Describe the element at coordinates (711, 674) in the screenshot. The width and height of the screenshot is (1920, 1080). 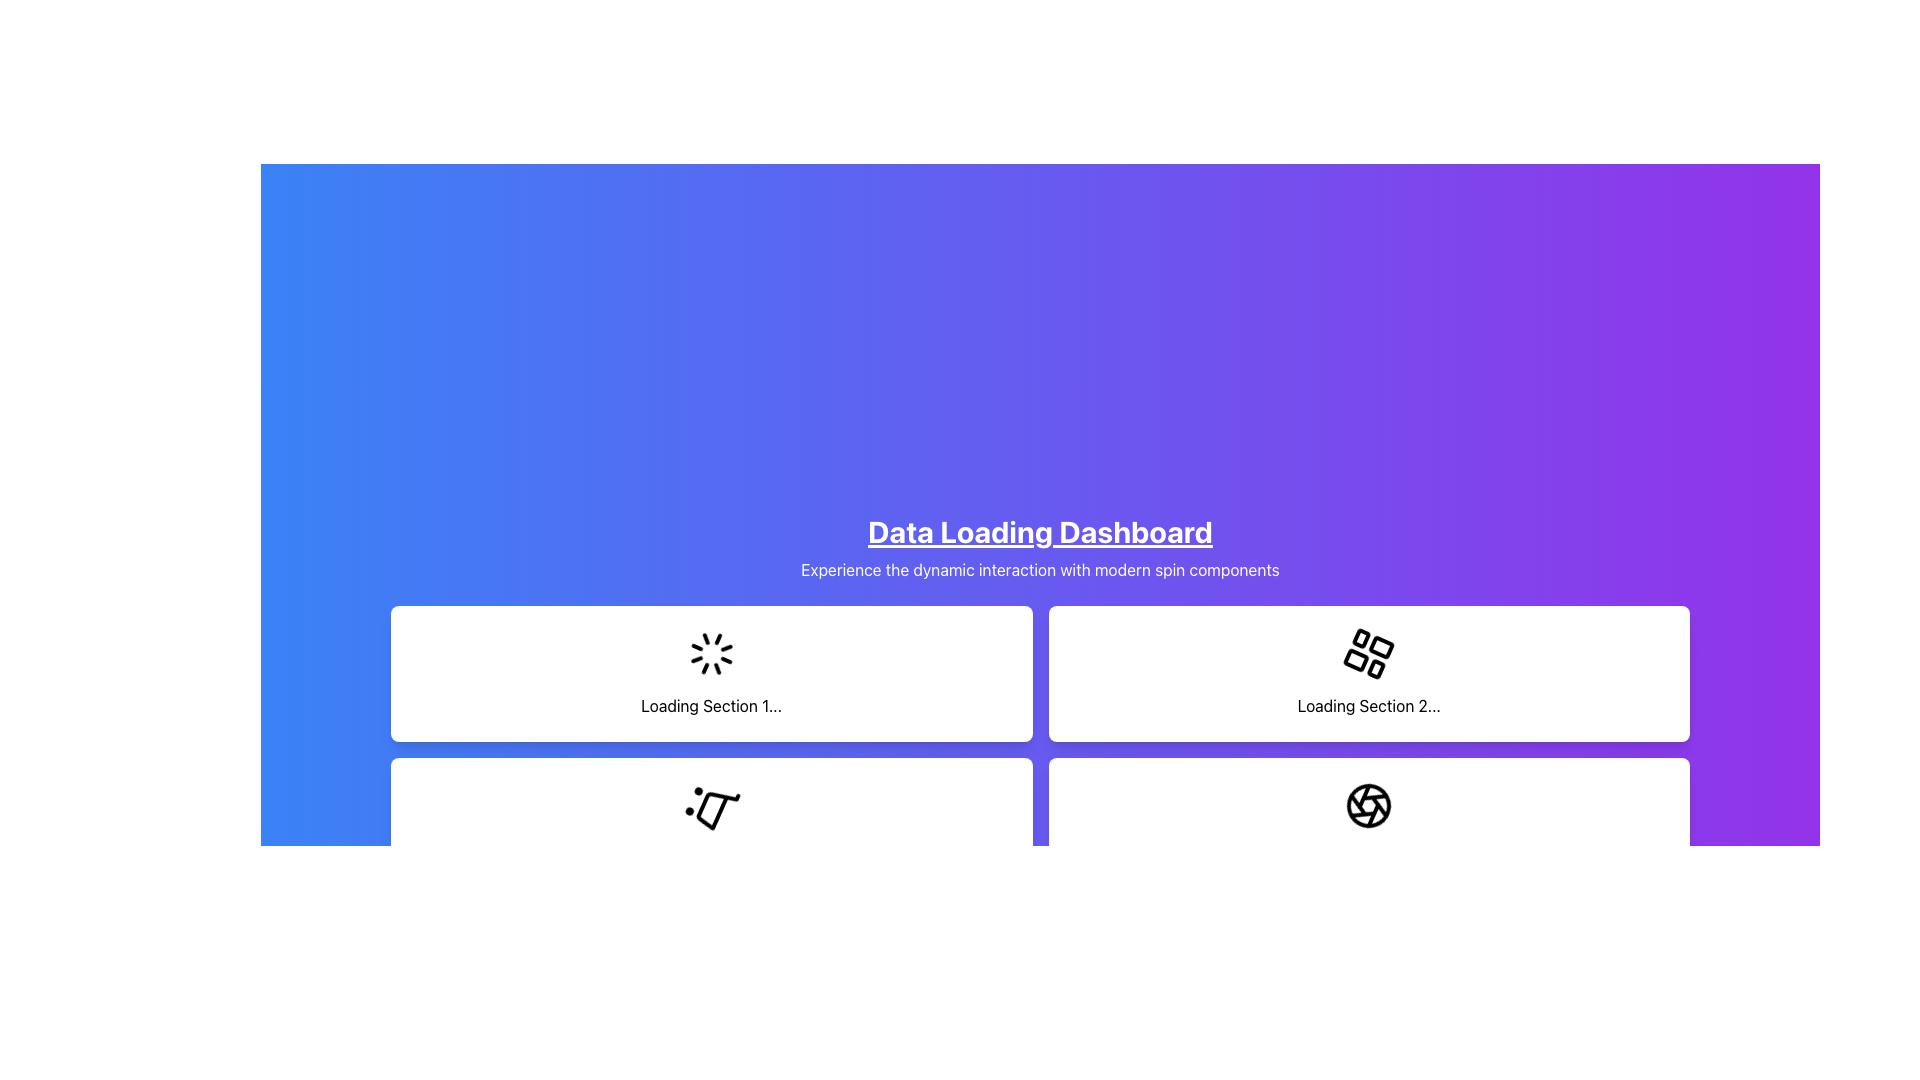
I see `status message from the Informational visual card with a loading indicator, which is the first card in the grid layout located at the top-left position` at that location.